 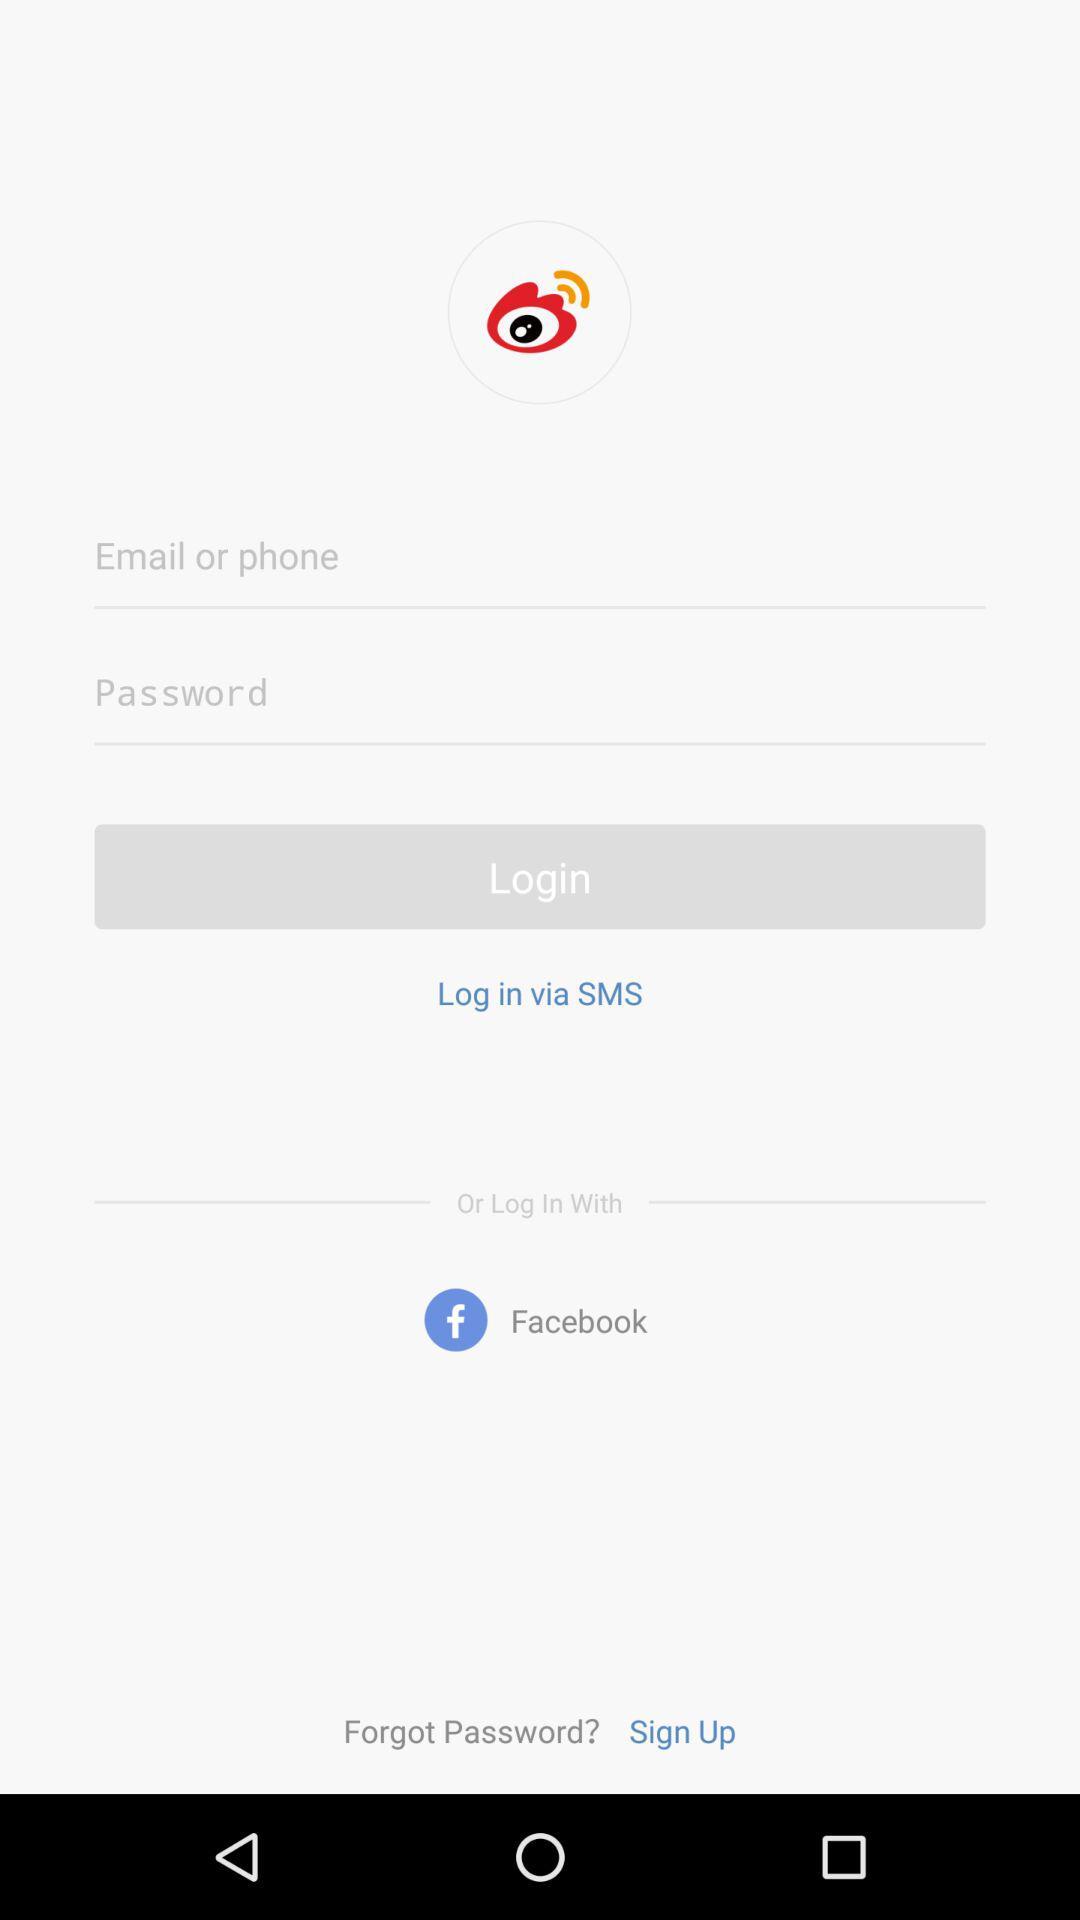 What do you see at coordinates (681, 1729) in the screenshot?
I see `sign up item` at bounding box center [681, 1729].